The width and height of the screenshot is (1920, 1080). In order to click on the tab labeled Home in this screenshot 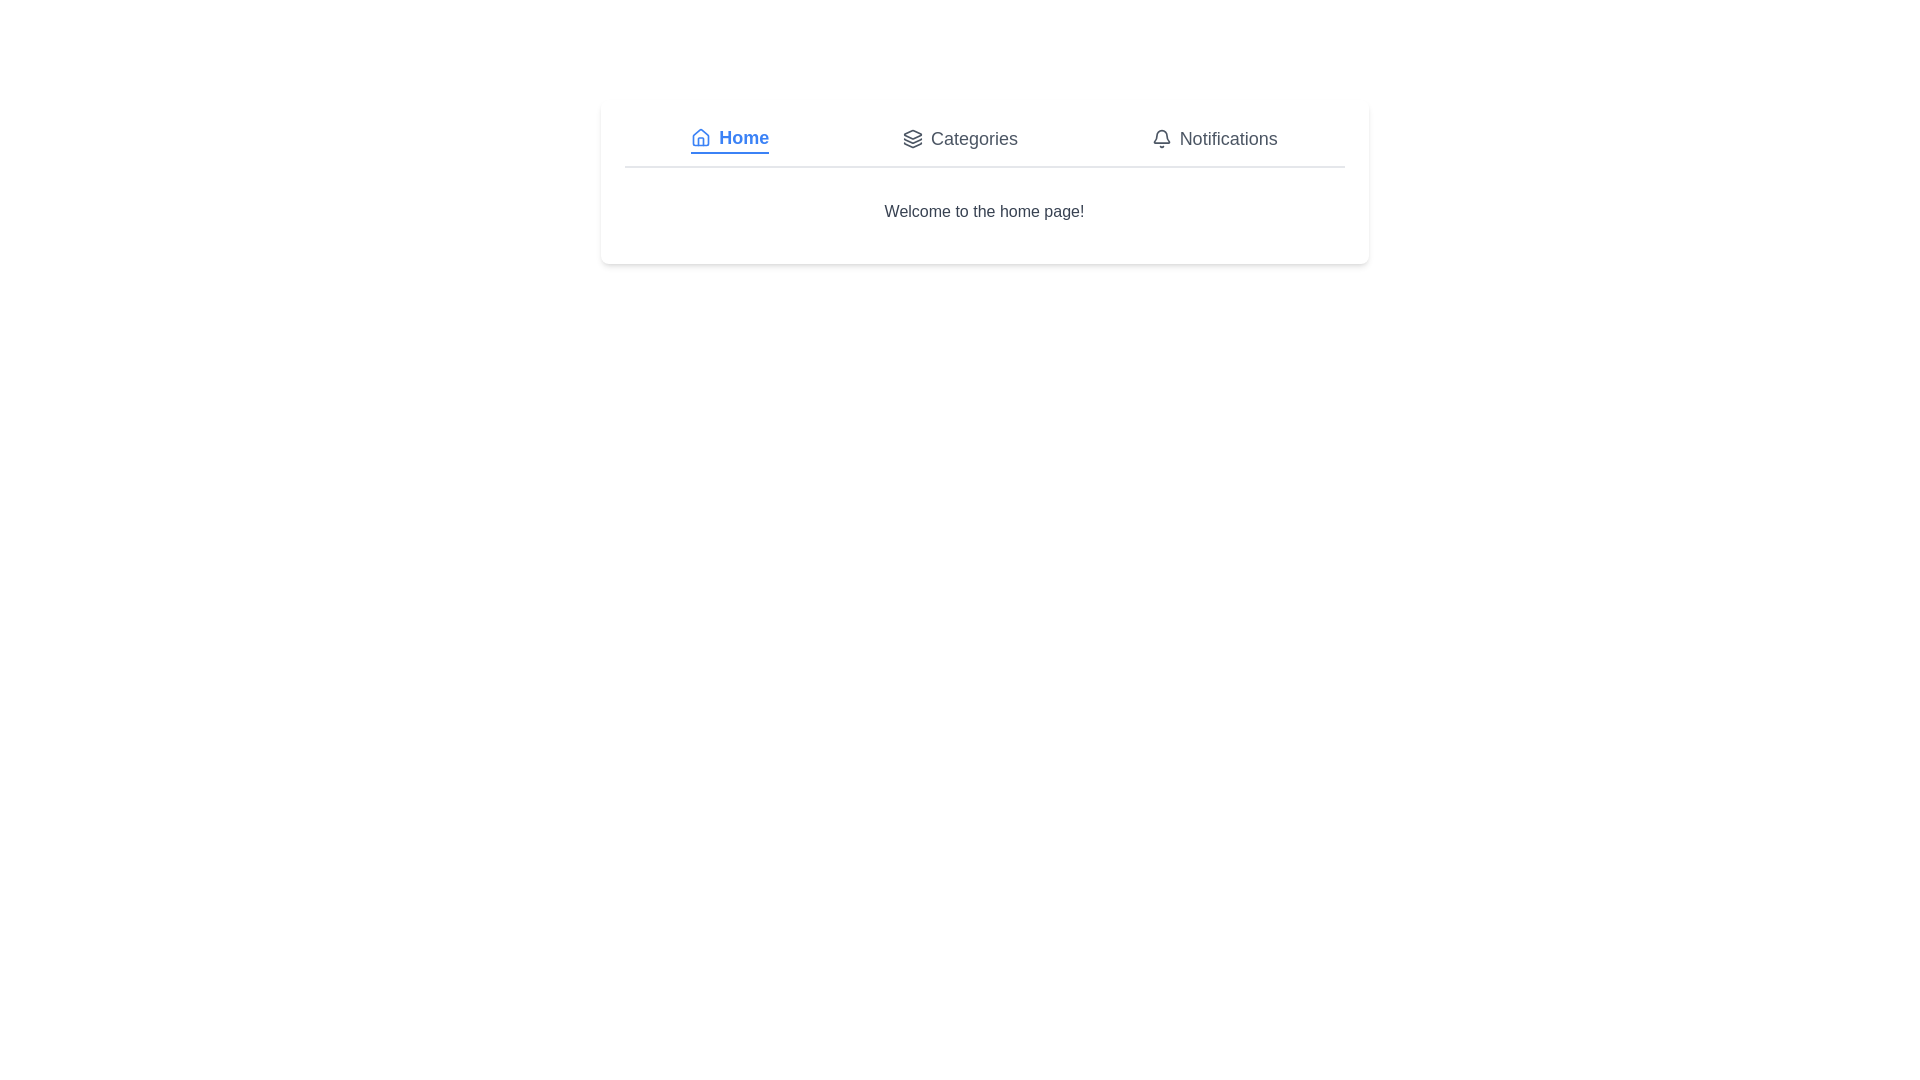, I will do `click(729, 137)`.